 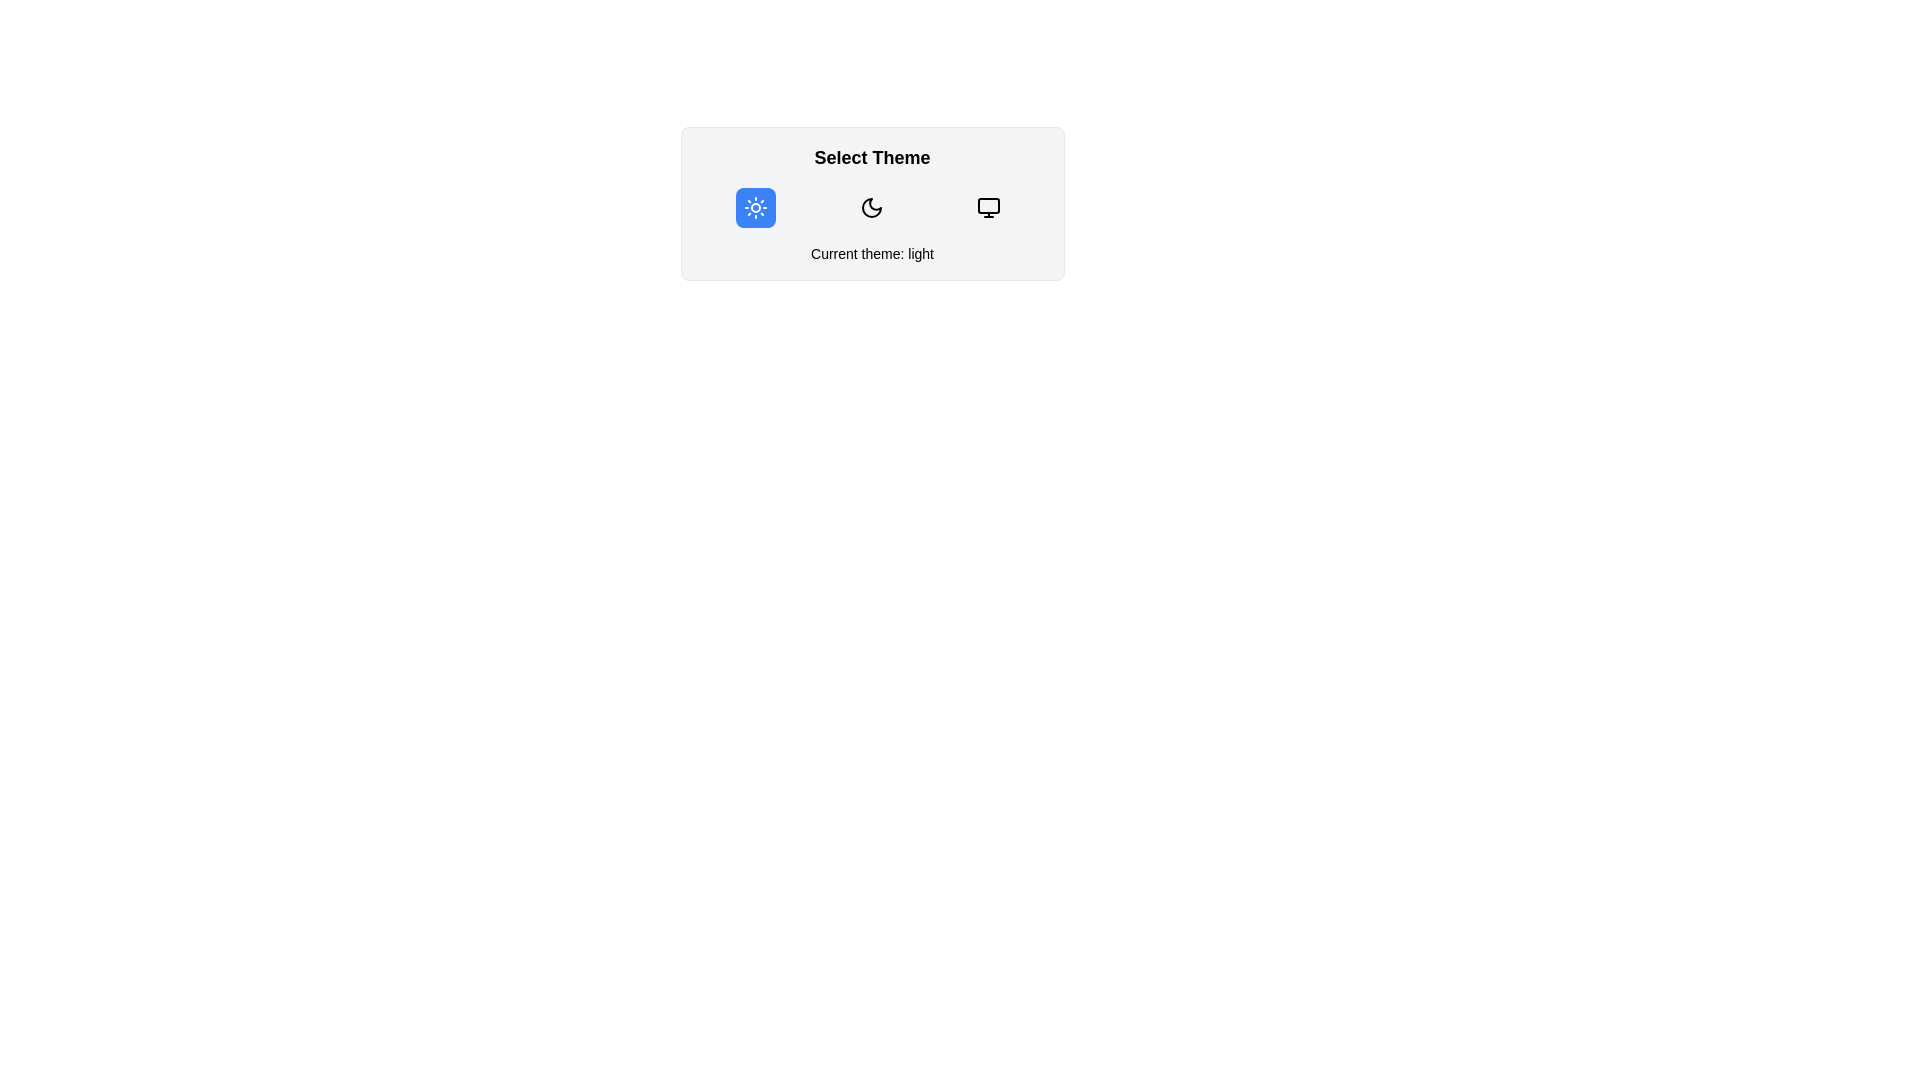 I want to click on the dark theme selection icon located between the sun icon and the monitor icon in the theme options row, so click(x=872, y=208).